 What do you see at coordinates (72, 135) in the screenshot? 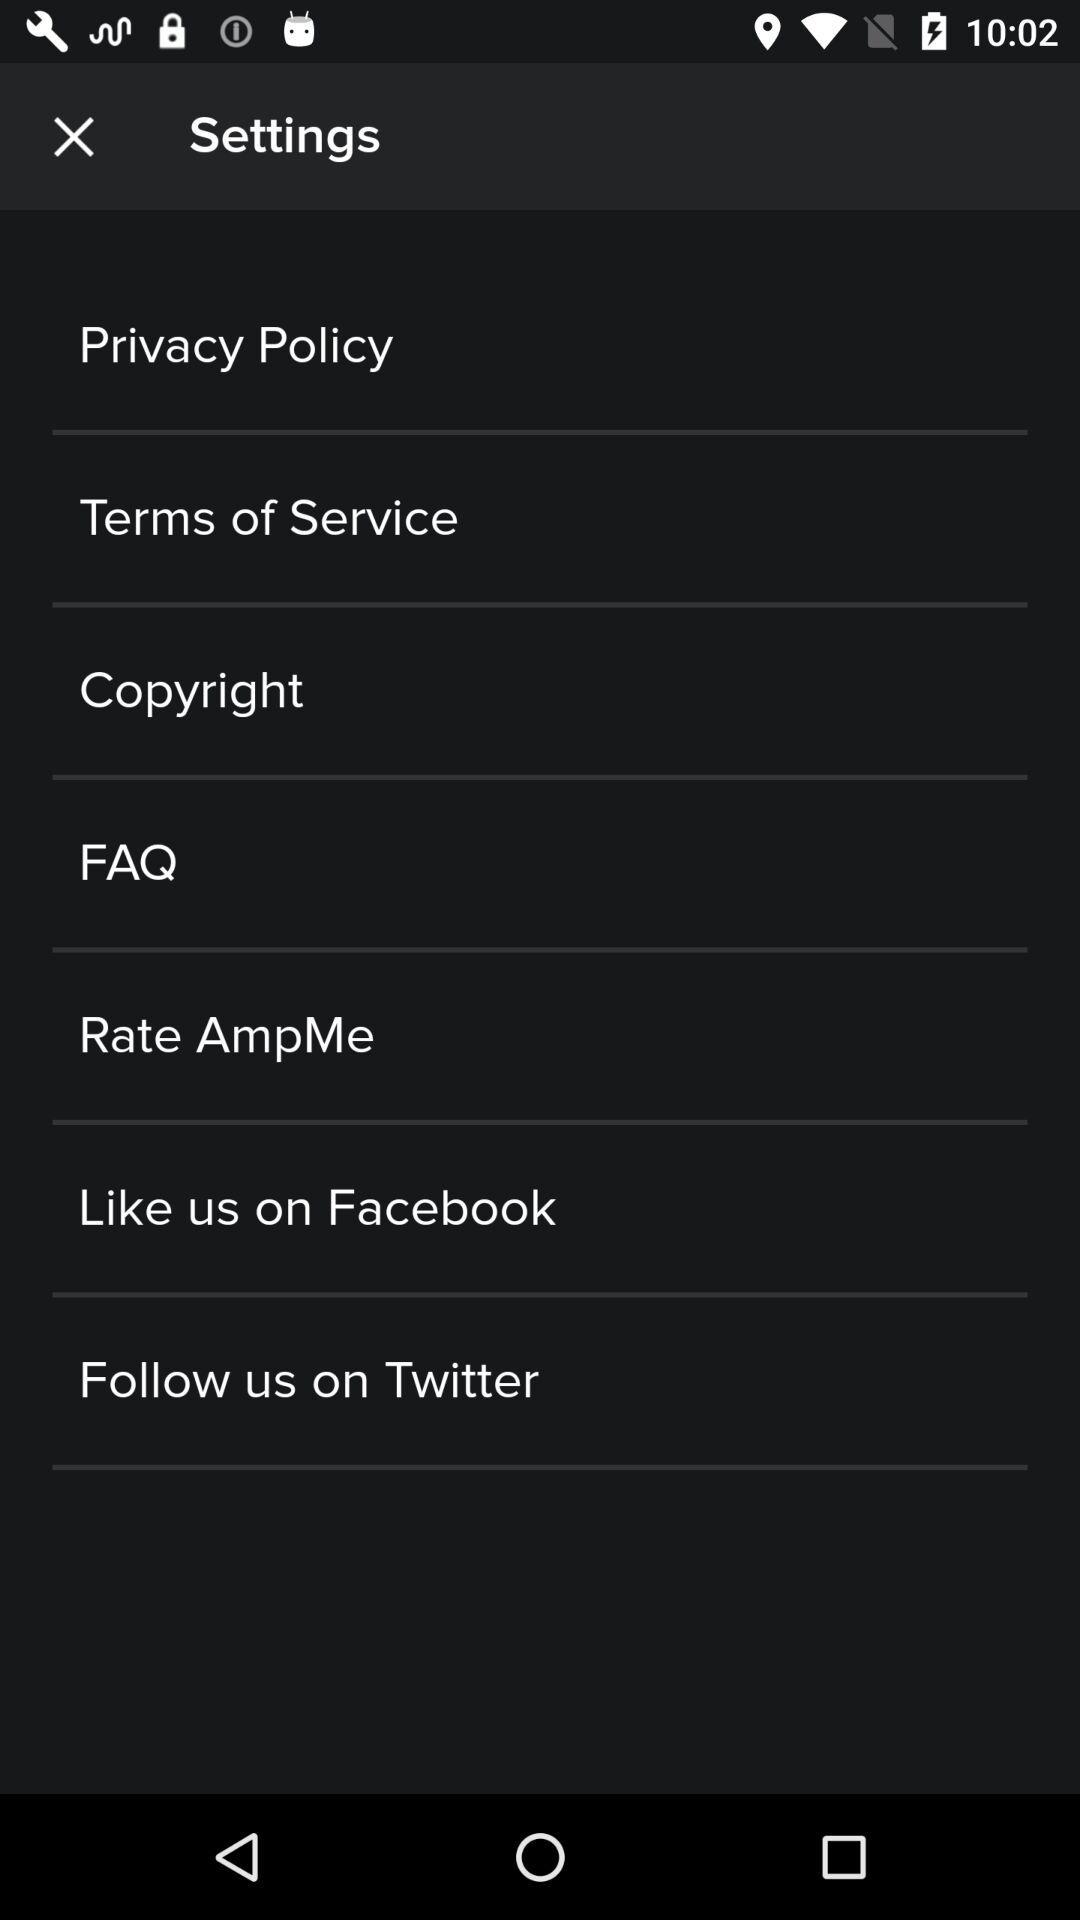
I see `the item to the left of the settings` at bounding box center [72, 135].